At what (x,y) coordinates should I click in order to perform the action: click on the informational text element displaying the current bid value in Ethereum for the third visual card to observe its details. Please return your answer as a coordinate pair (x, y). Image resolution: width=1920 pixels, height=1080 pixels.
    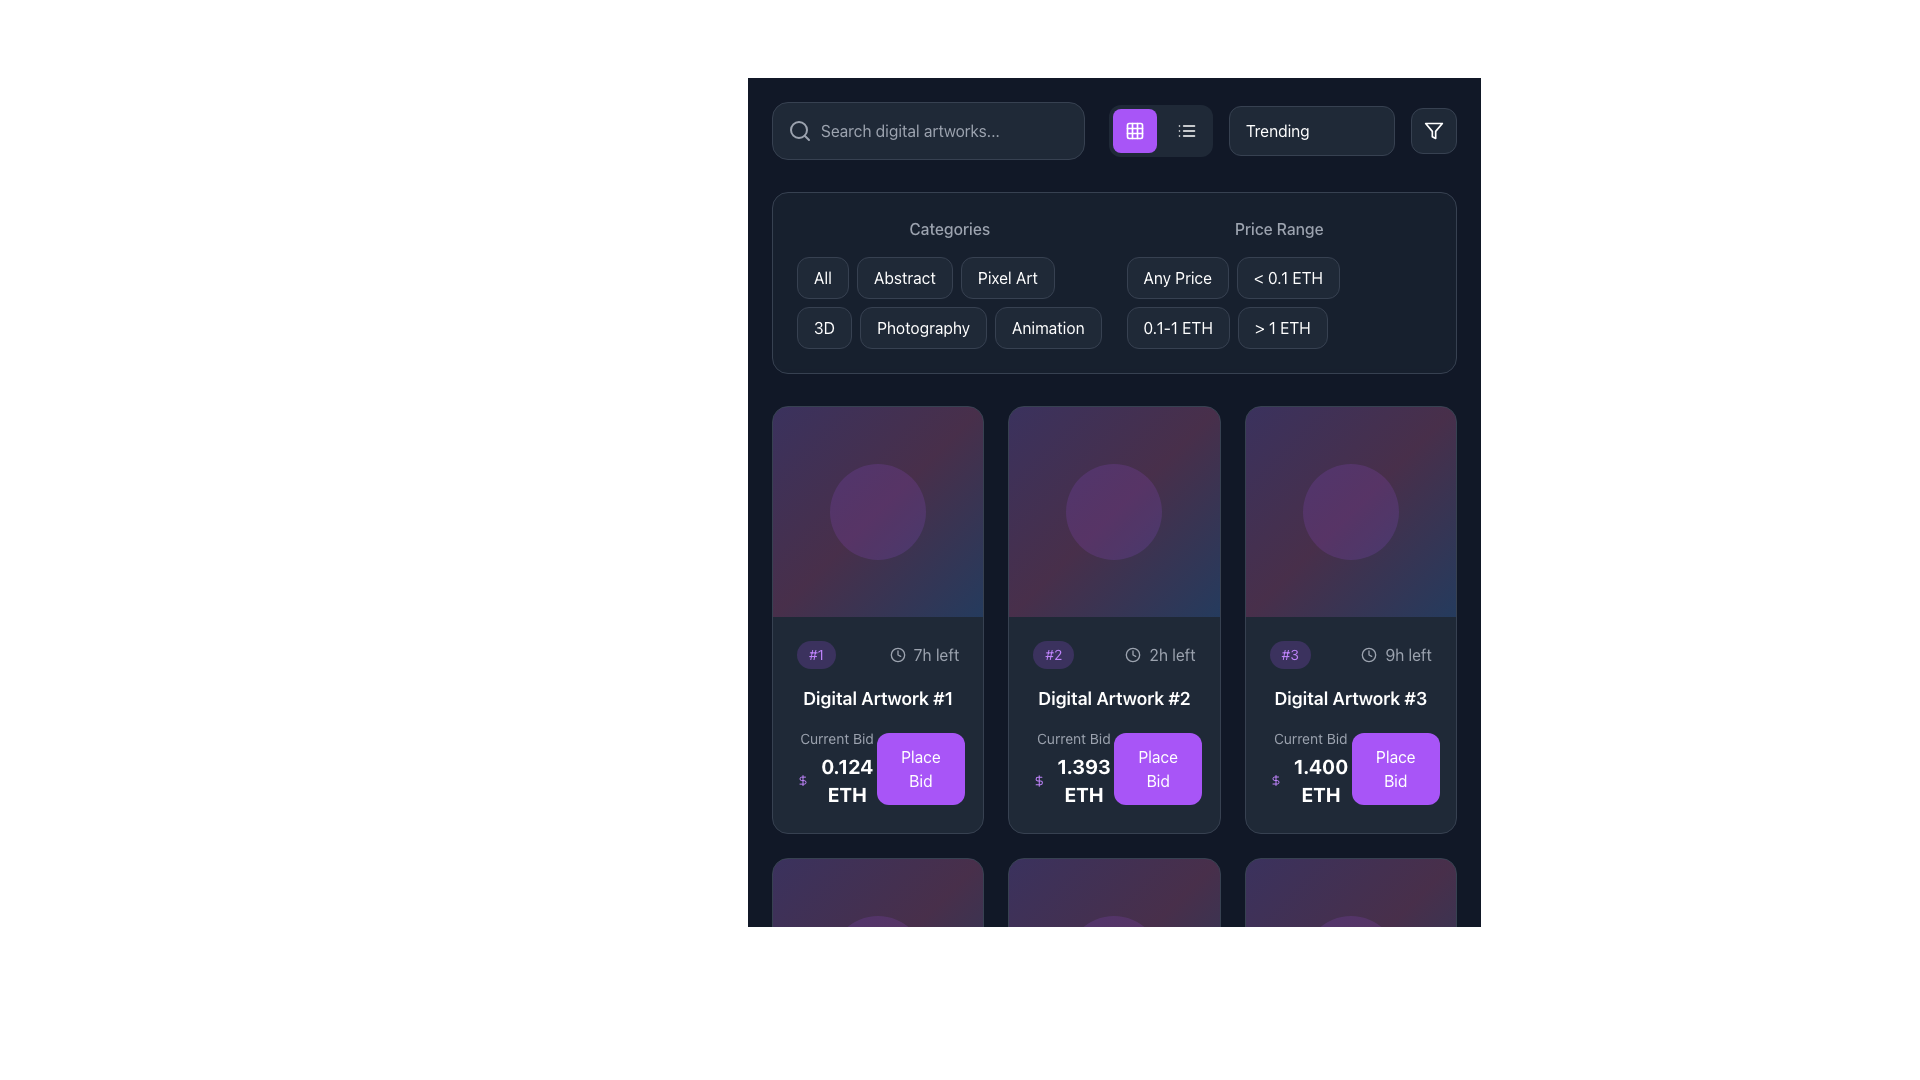
    Looking at the image, I should click on (1310, 768).